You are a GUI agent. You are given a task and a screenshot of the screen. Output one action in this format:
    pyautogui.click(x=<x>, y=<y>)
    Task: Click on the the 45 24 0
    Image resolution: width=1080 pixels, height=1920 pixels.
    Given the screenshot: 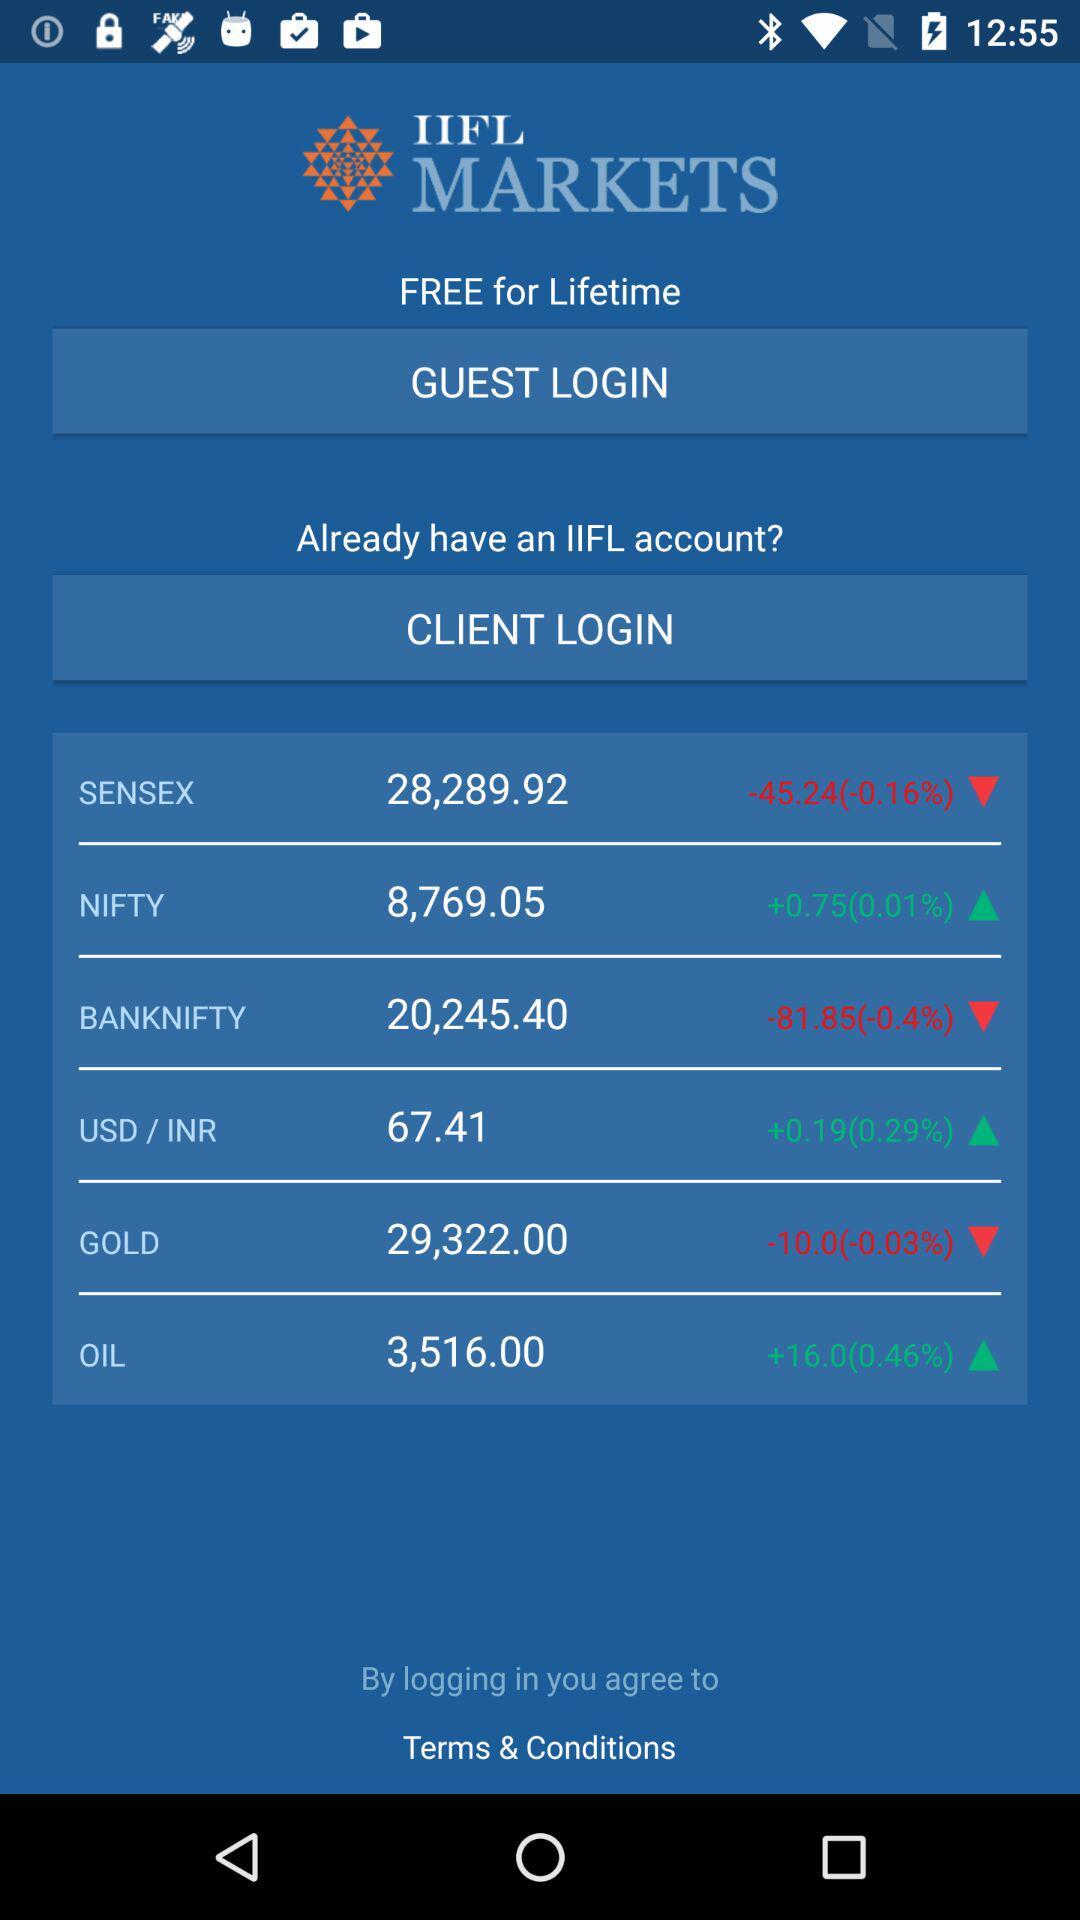 What is the action you would take?
    pyautogui.click(x=832, y=790)
    